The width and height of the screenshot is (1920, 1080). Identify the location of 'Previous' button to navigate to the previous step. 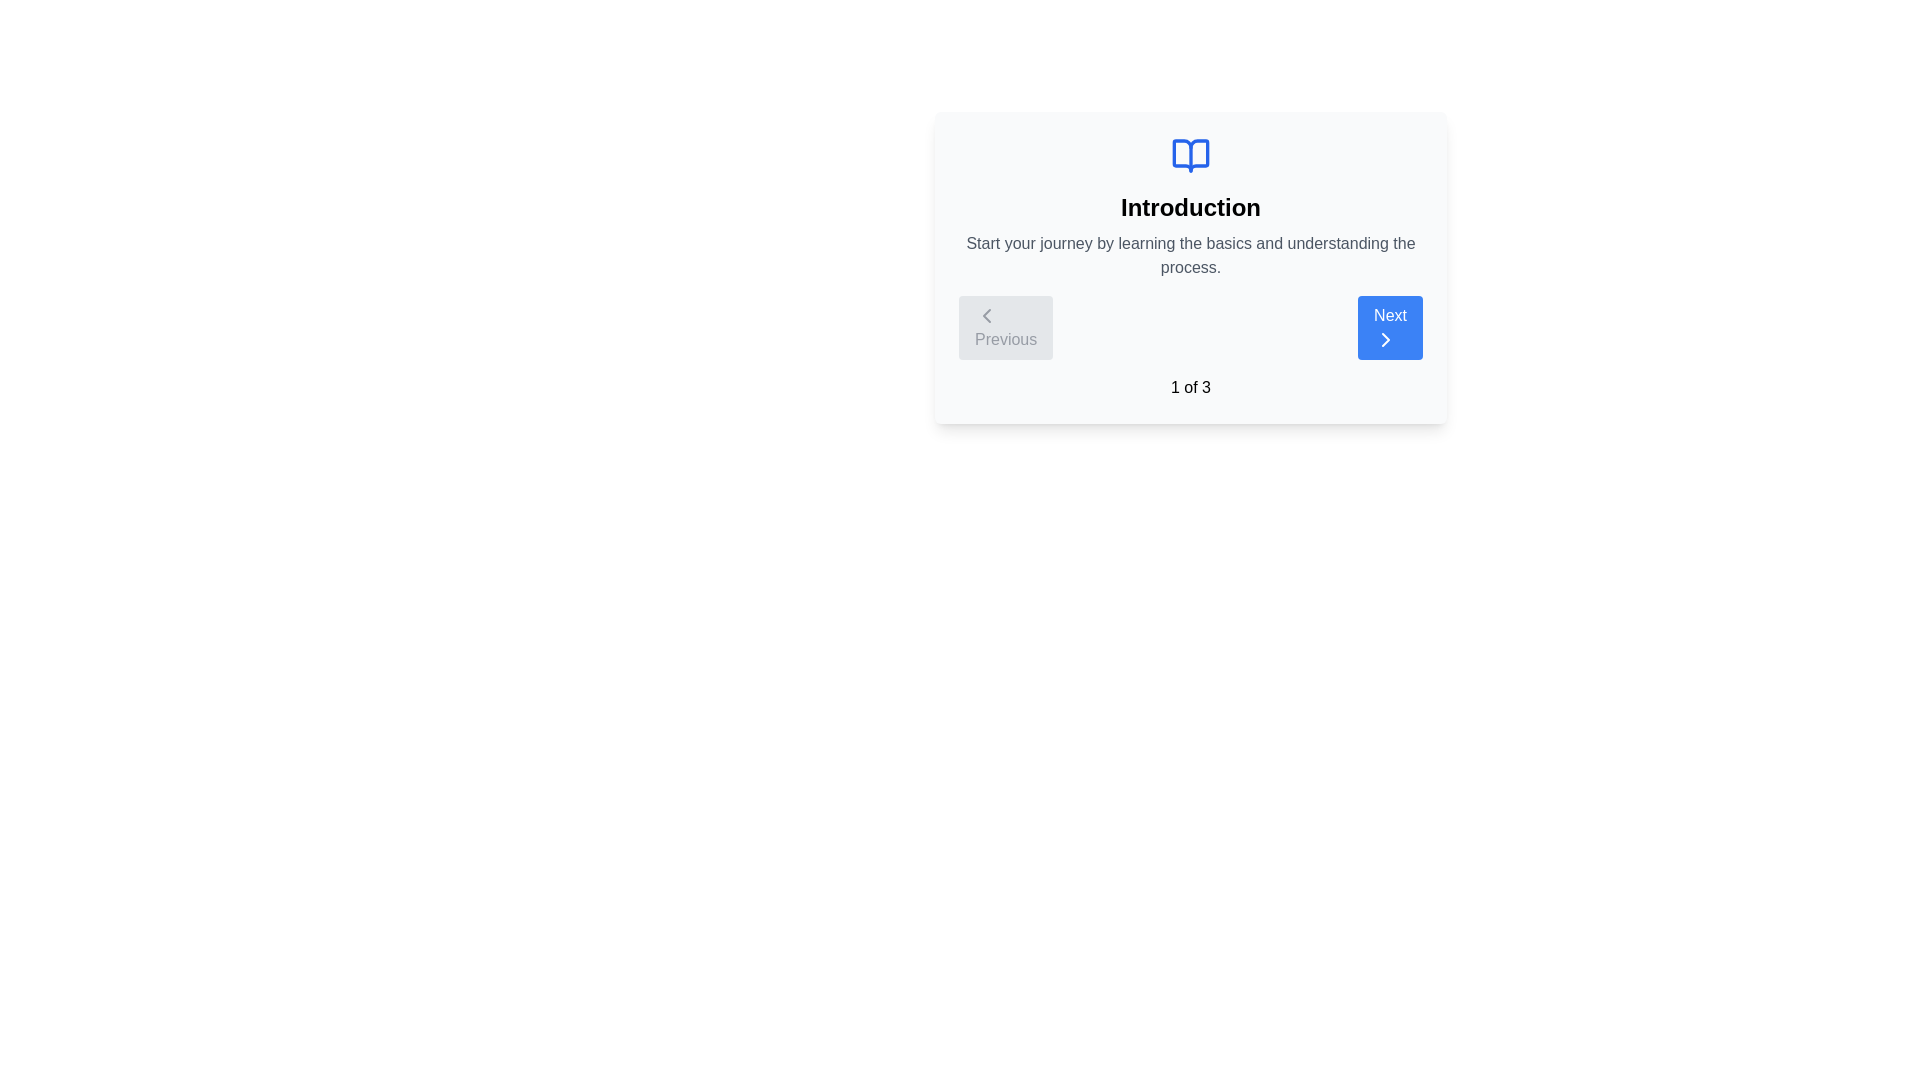
(1006, 326).